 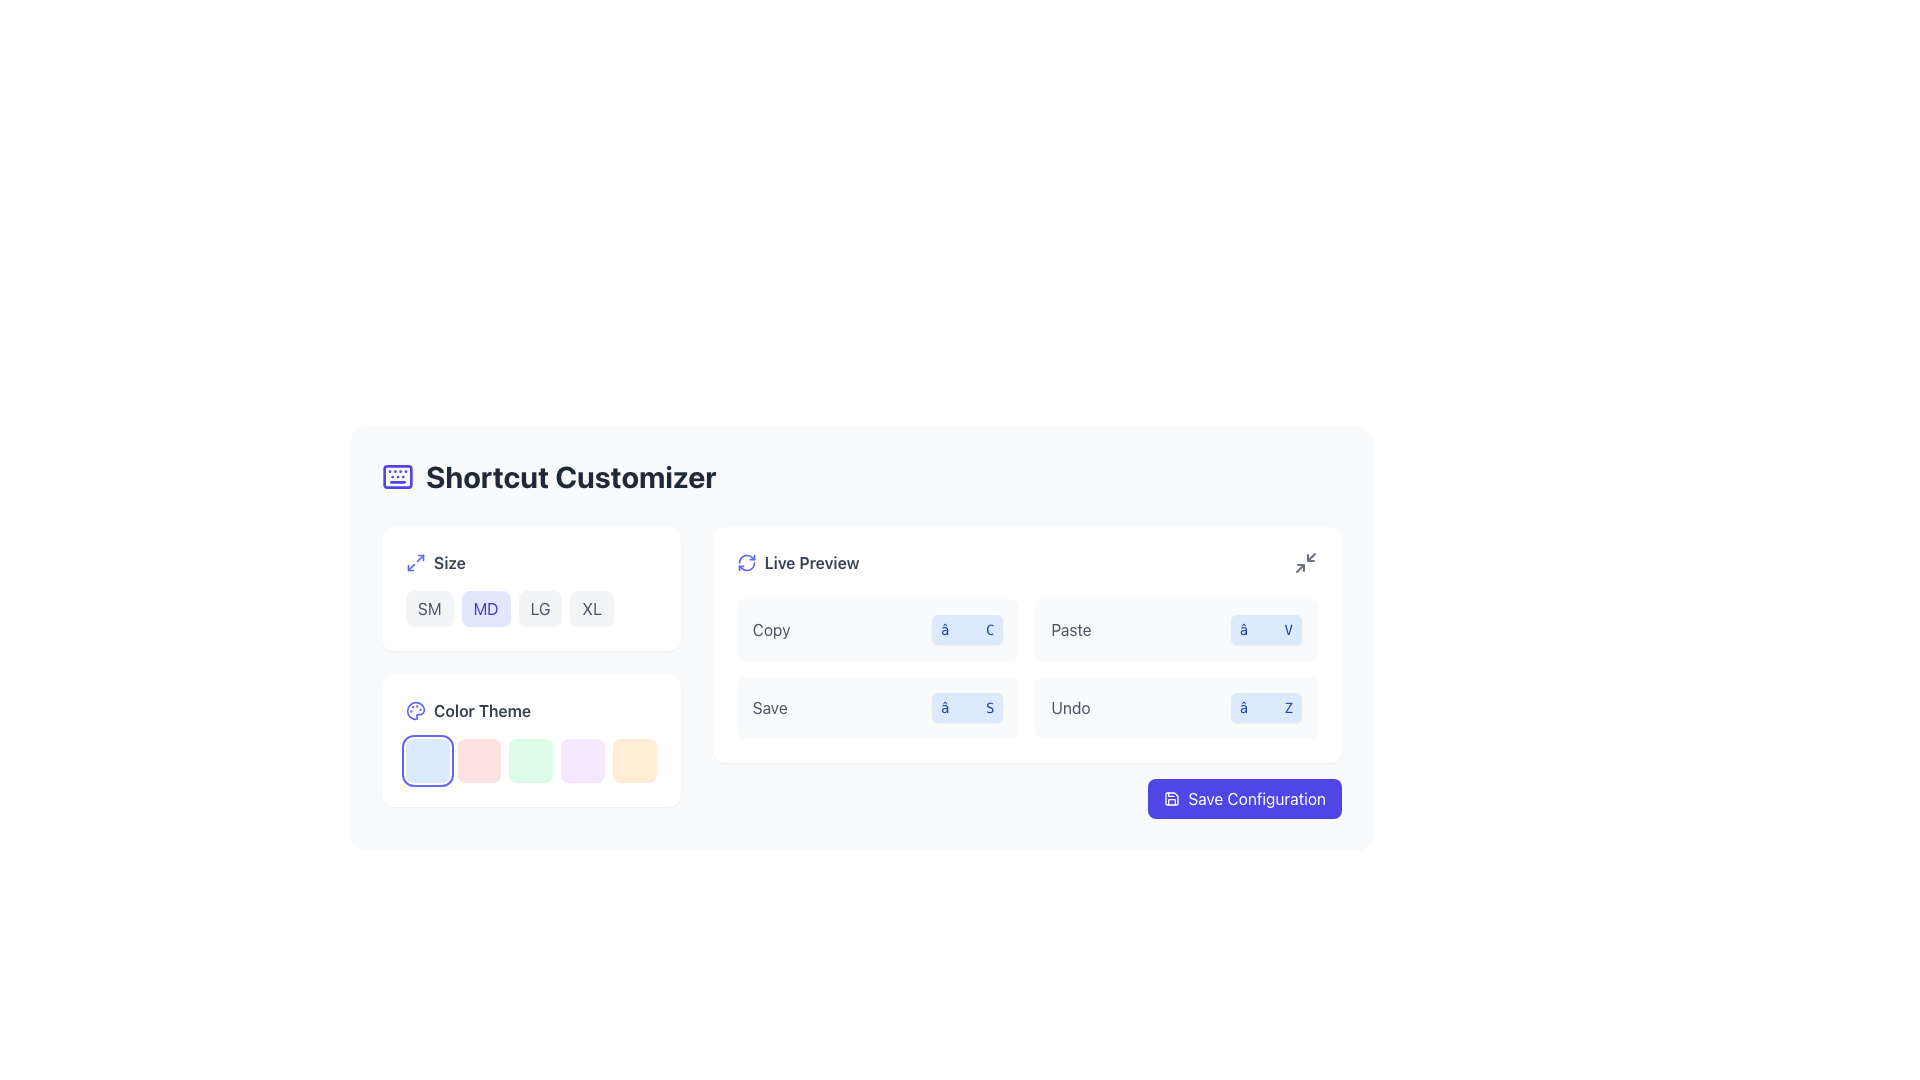 I want to click on the second square-shaped red button with a rounded border in the 'Color Theme' section, so click(x=478, y=760).